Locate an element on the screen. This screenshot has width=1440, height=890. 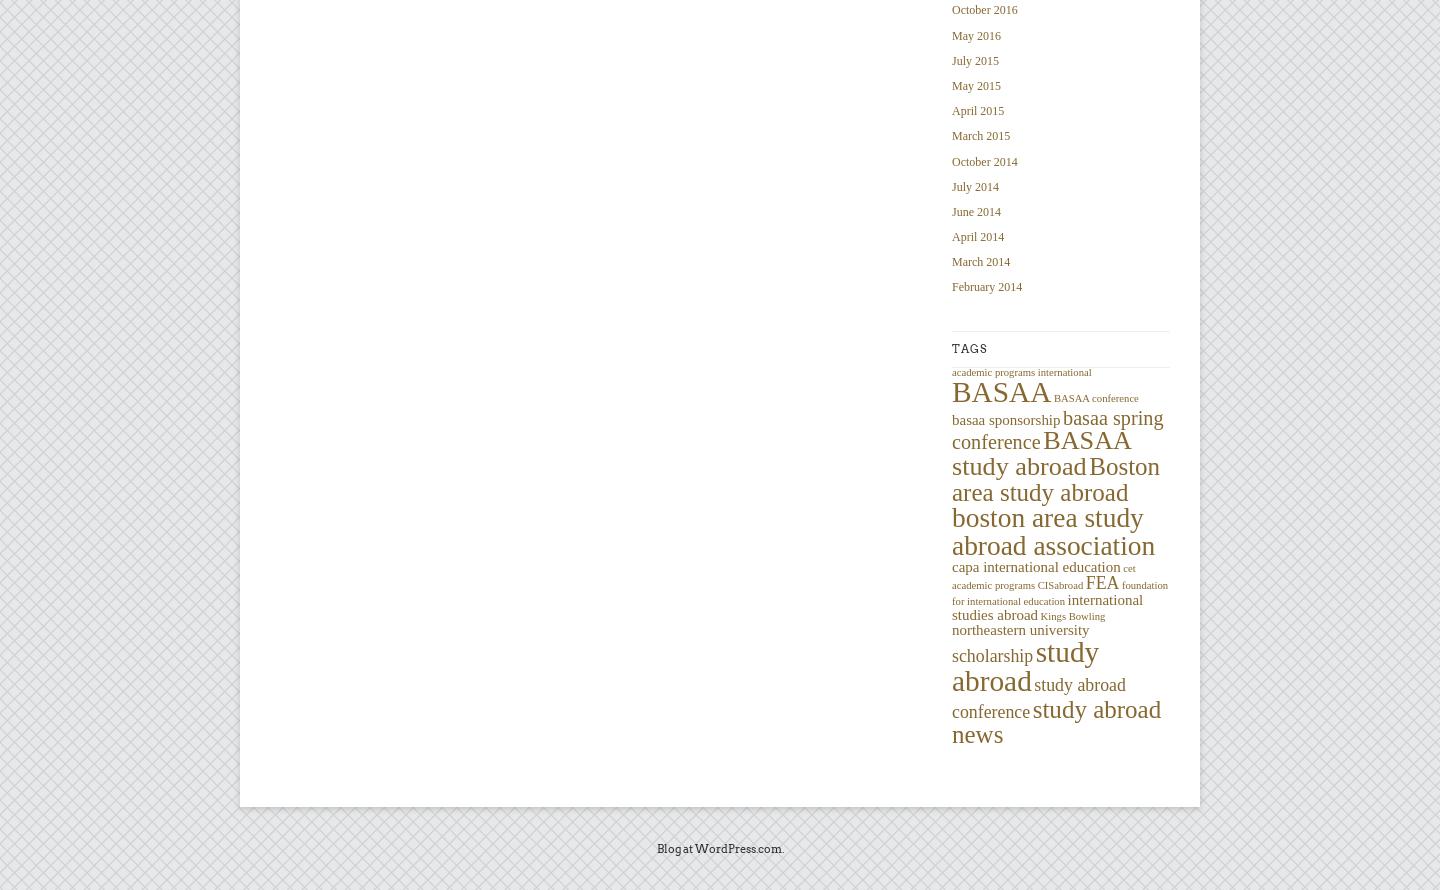
'May 2015' is located at coordinates (975, 83).